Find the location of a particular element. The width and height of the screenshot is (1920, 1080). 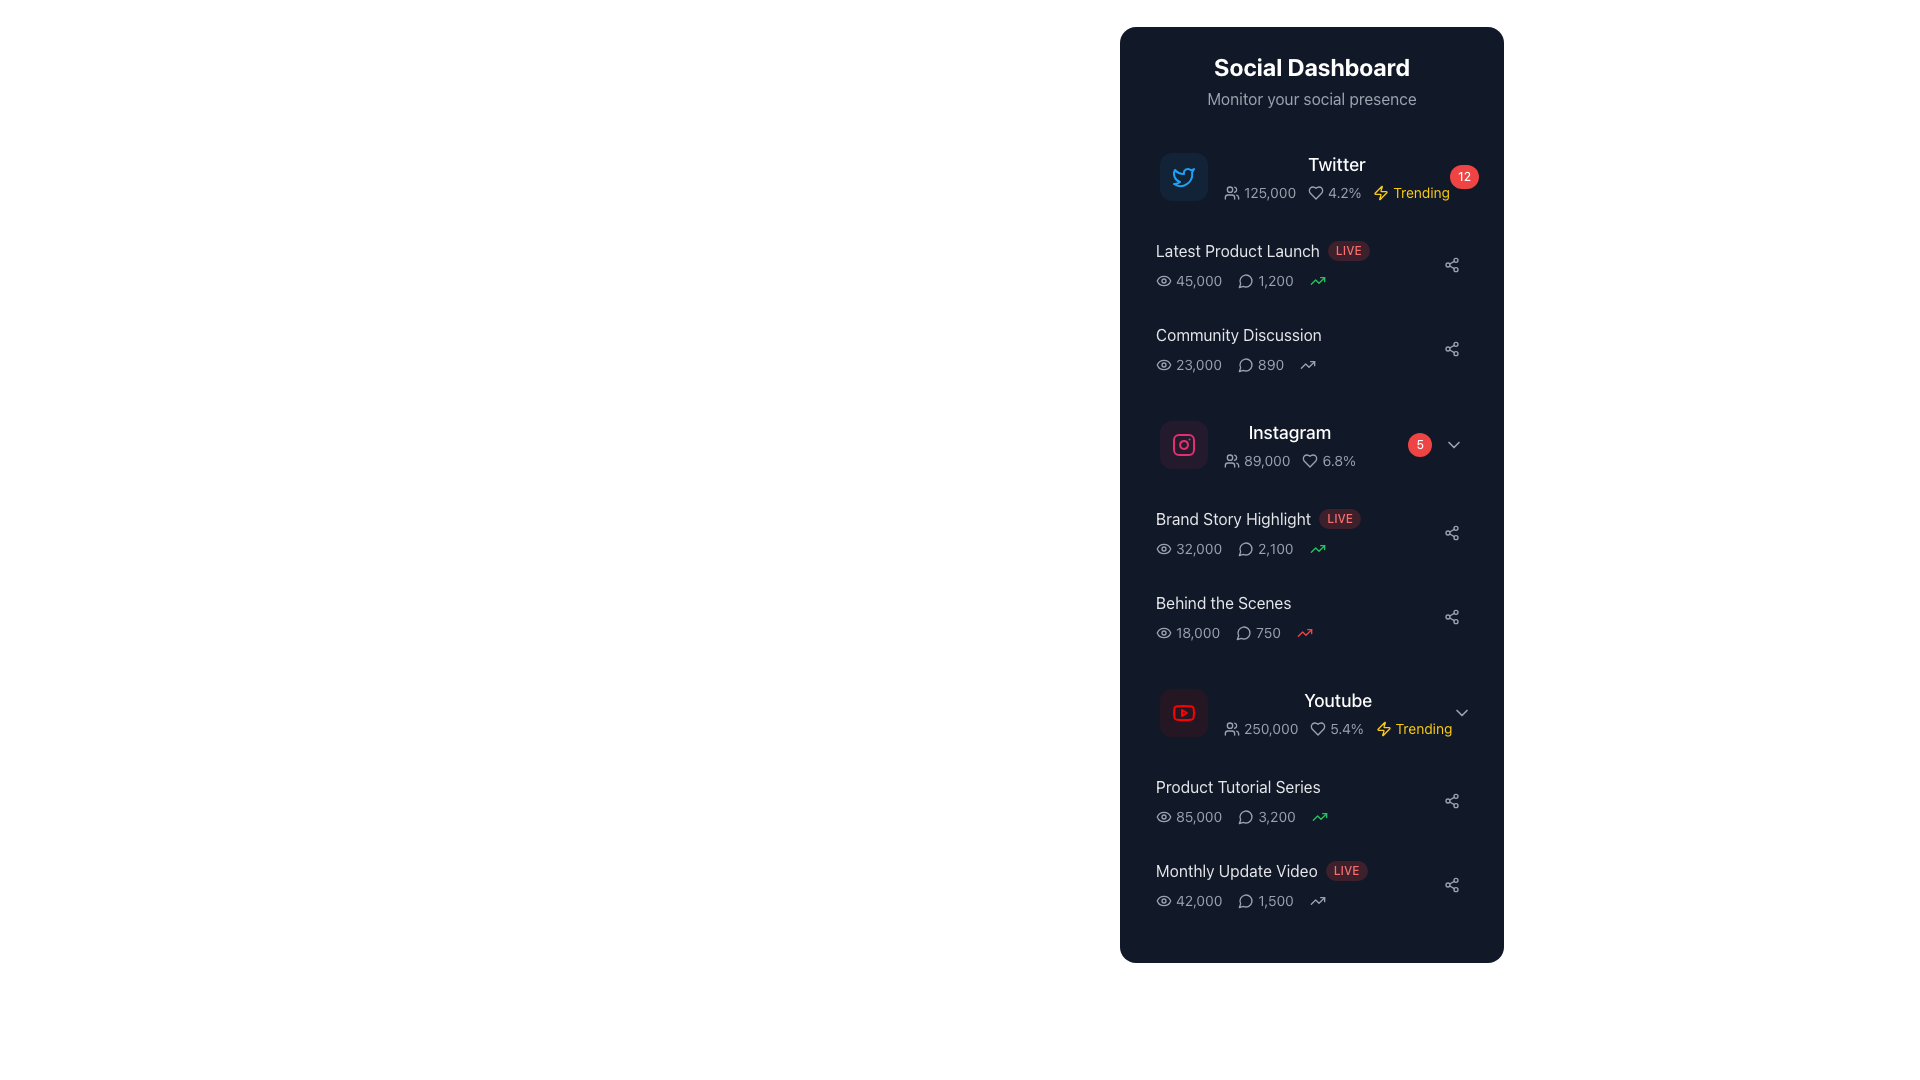

the fourth interactive card in the social media dashboard, which displays the YouTube logo, the text 'Youtube', user and heart icons with metrics, and 'Trending' text next to a lightning bolt icon is located at coordinates (1311, 712).